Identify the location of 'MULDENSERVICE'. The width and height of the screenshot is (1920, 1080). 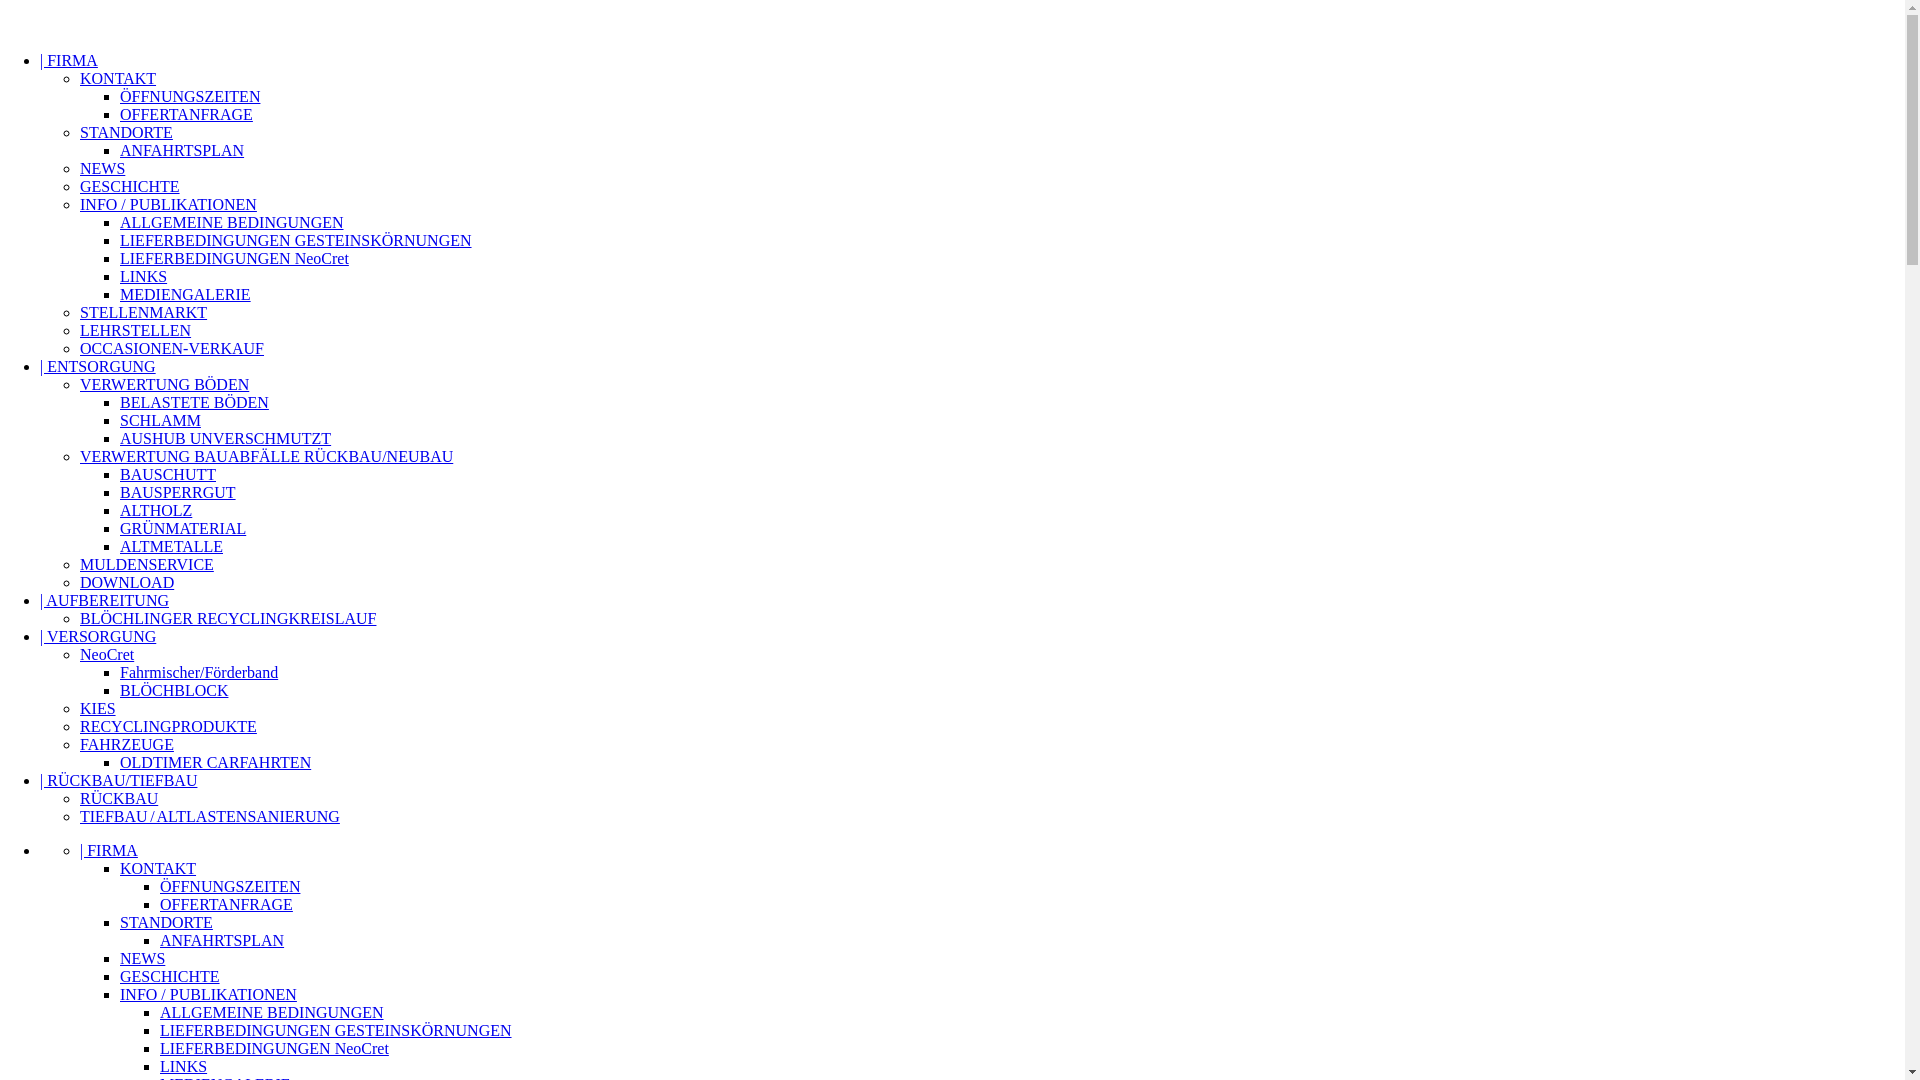
(146, 564).